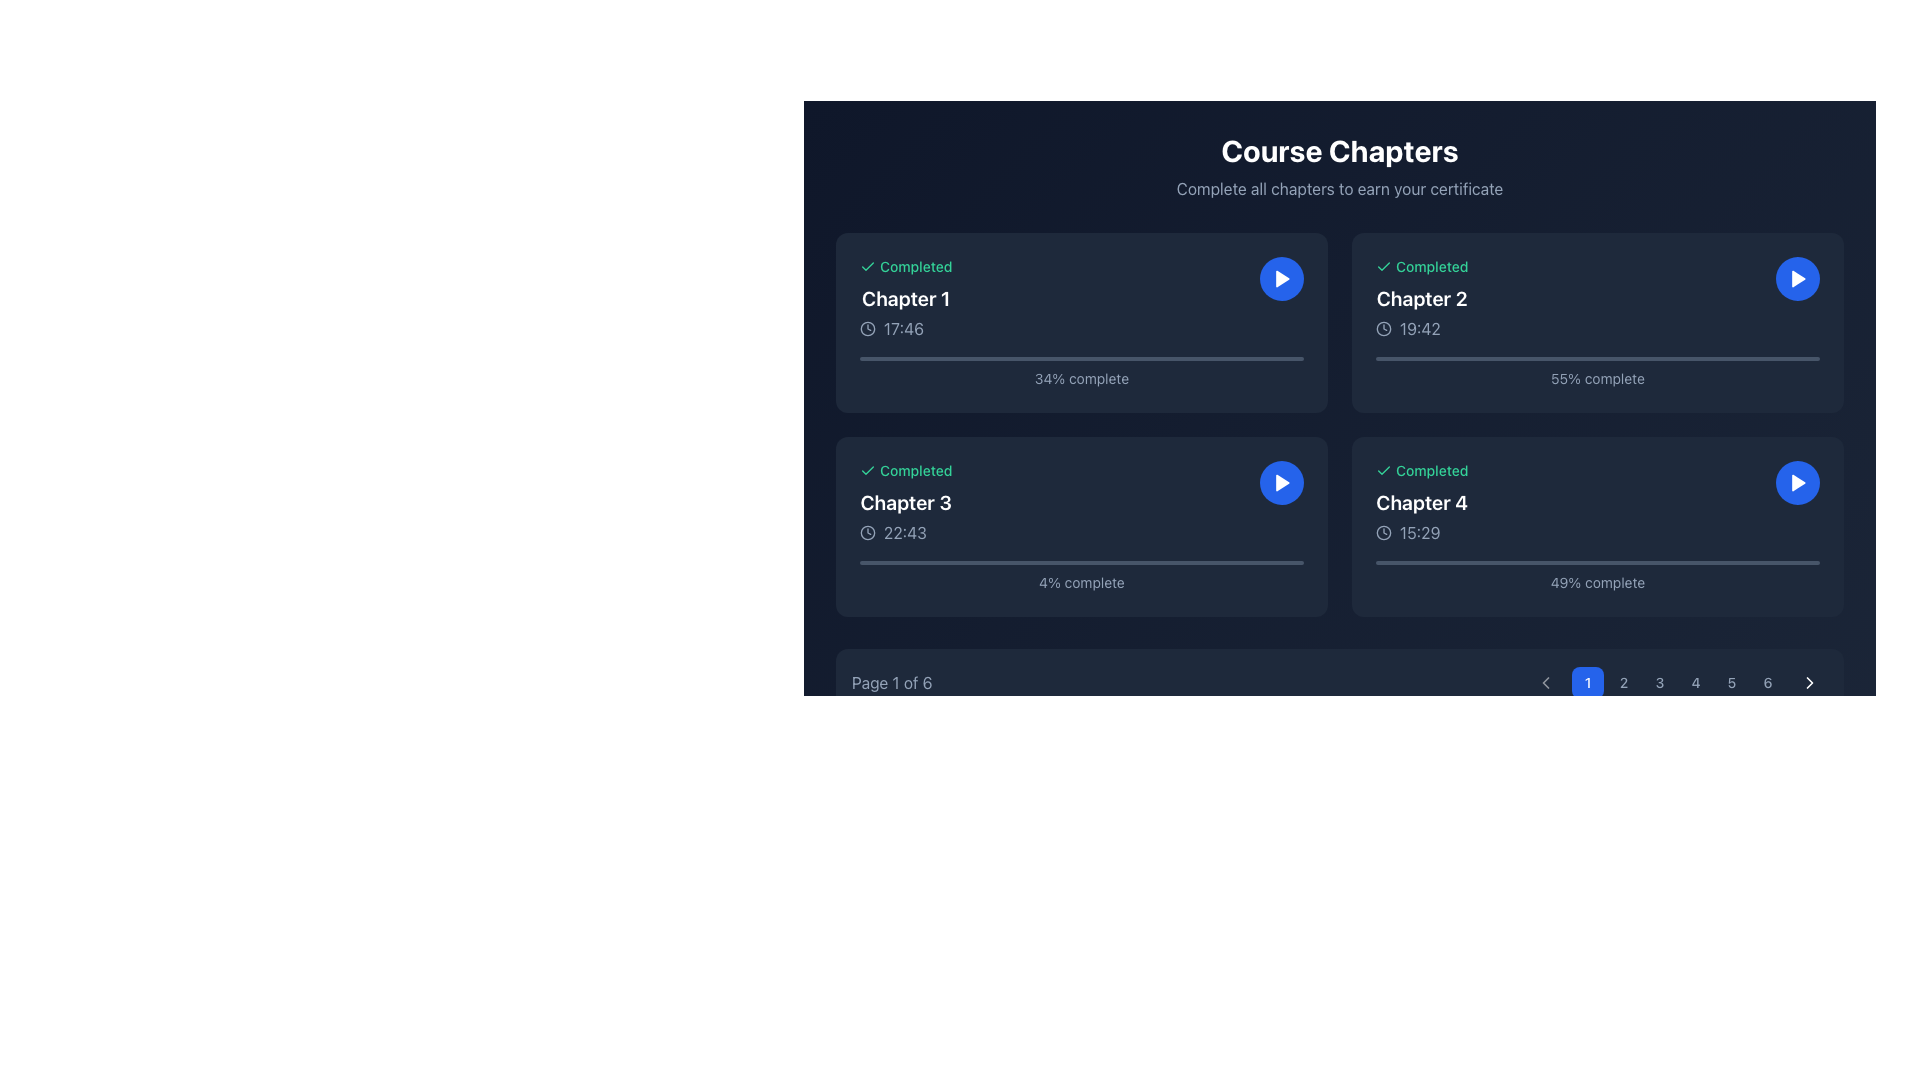 The height and width of the screenshot is (1080, 1920). I want to click on the navigation icon located at the extreme lower-right of the interface, so click(1809, 681).